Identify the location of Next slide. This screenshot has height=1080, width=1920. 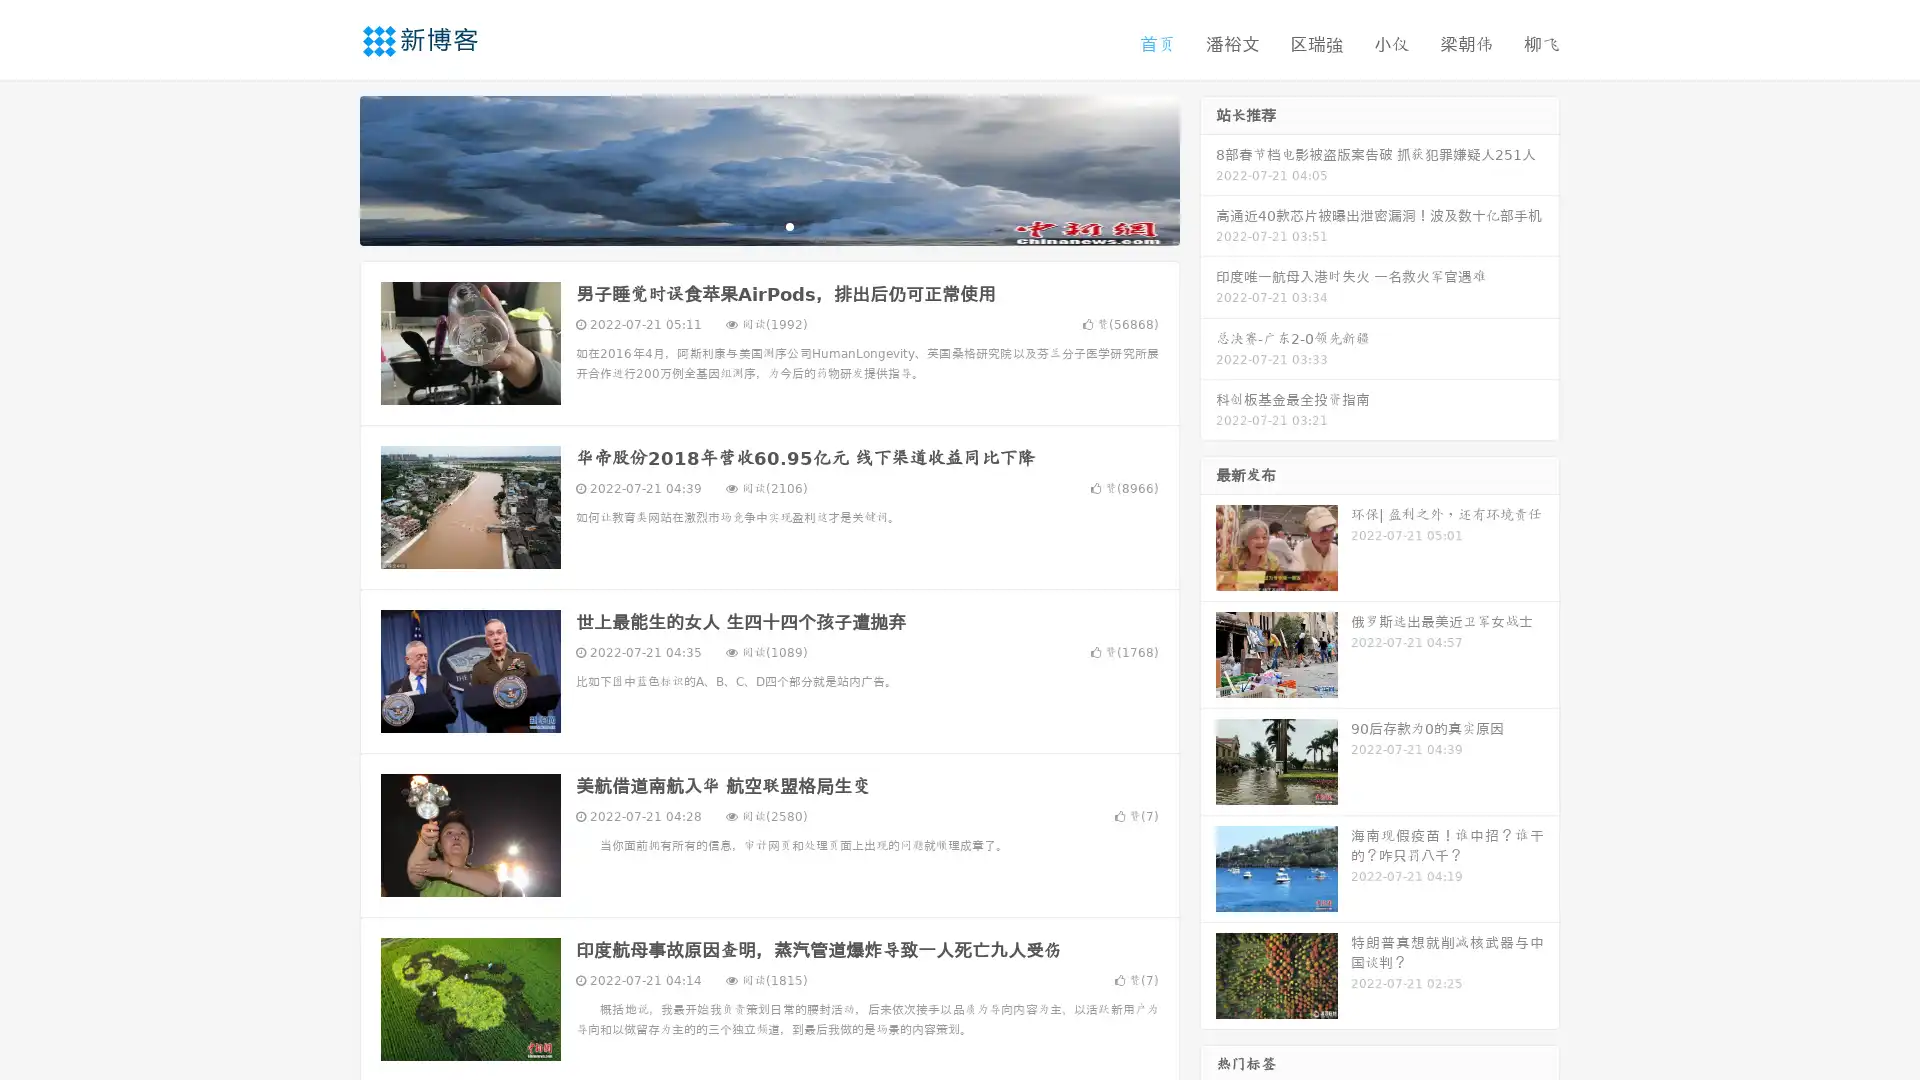
(1208, 168).